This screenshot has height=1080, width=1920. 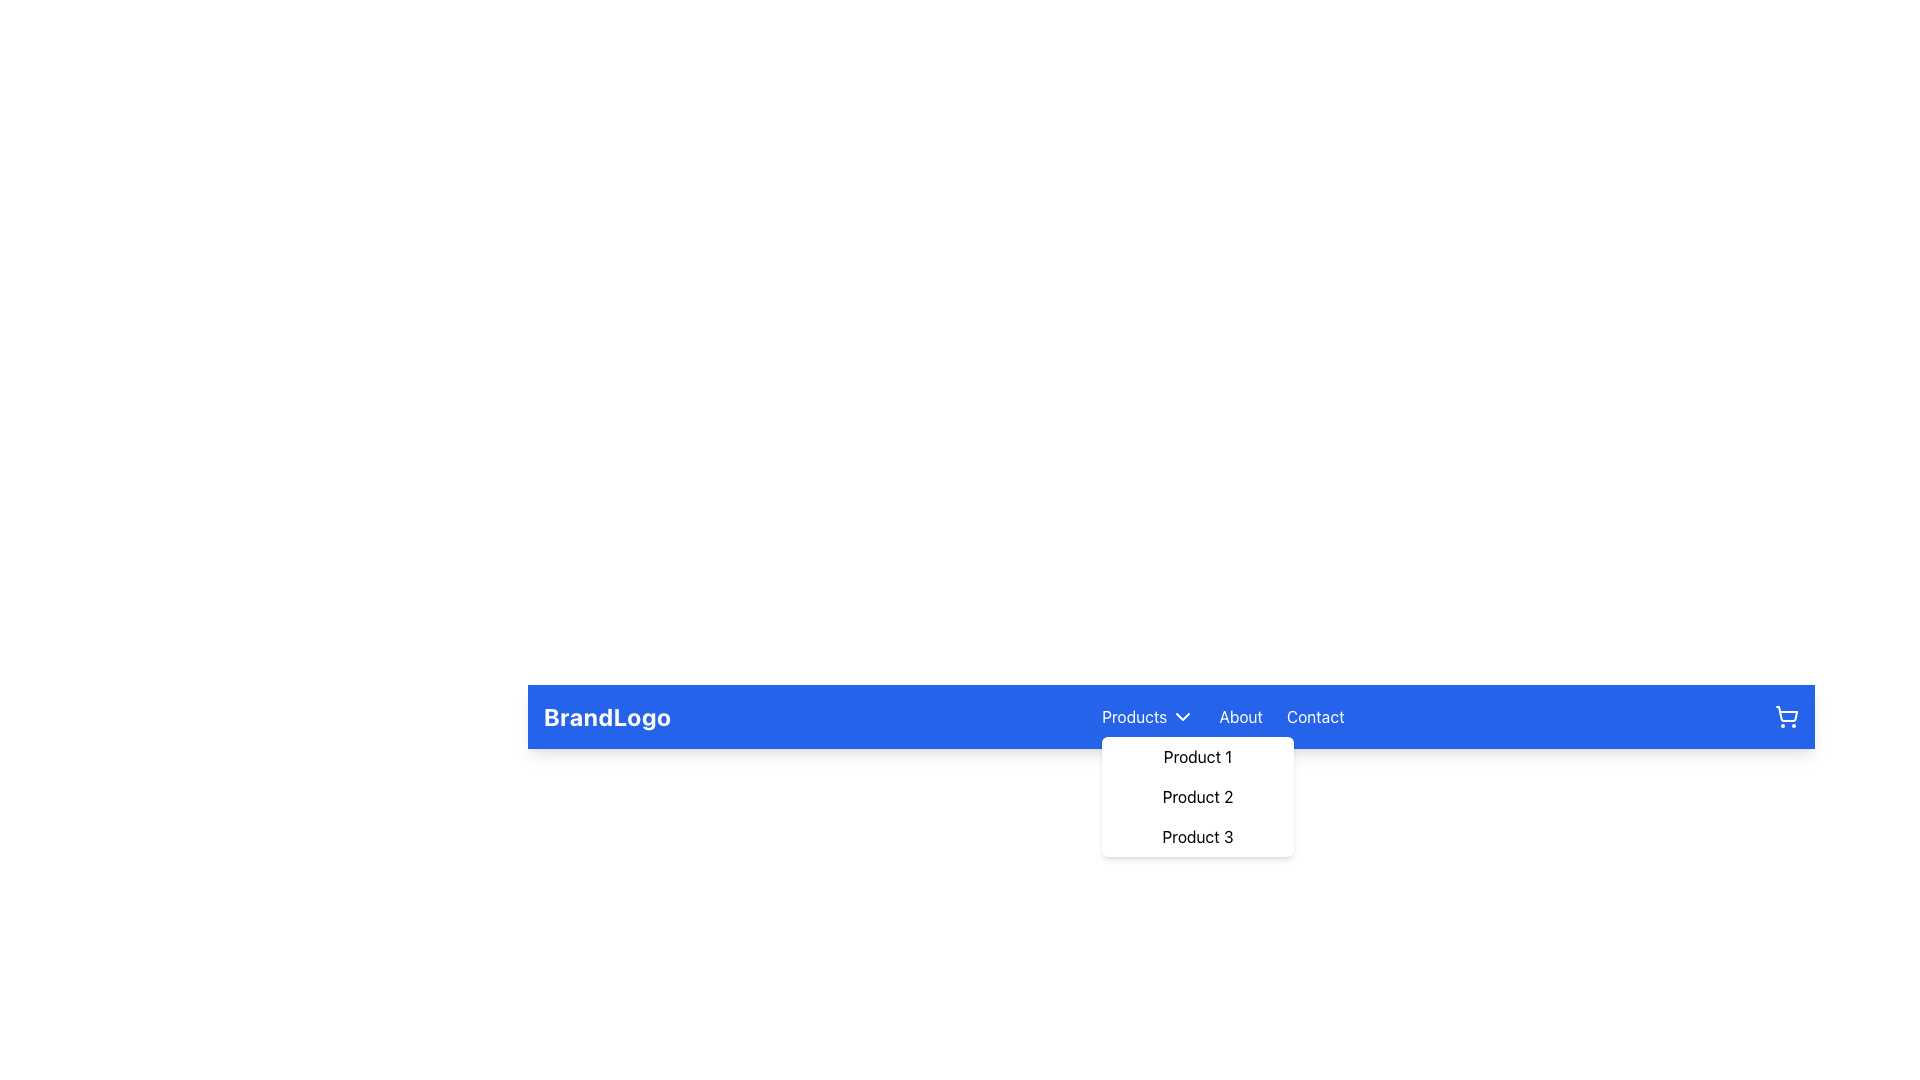 I want to click on the brand logo located on the left side of the blue navigation bar, so click(x=606, y=716).